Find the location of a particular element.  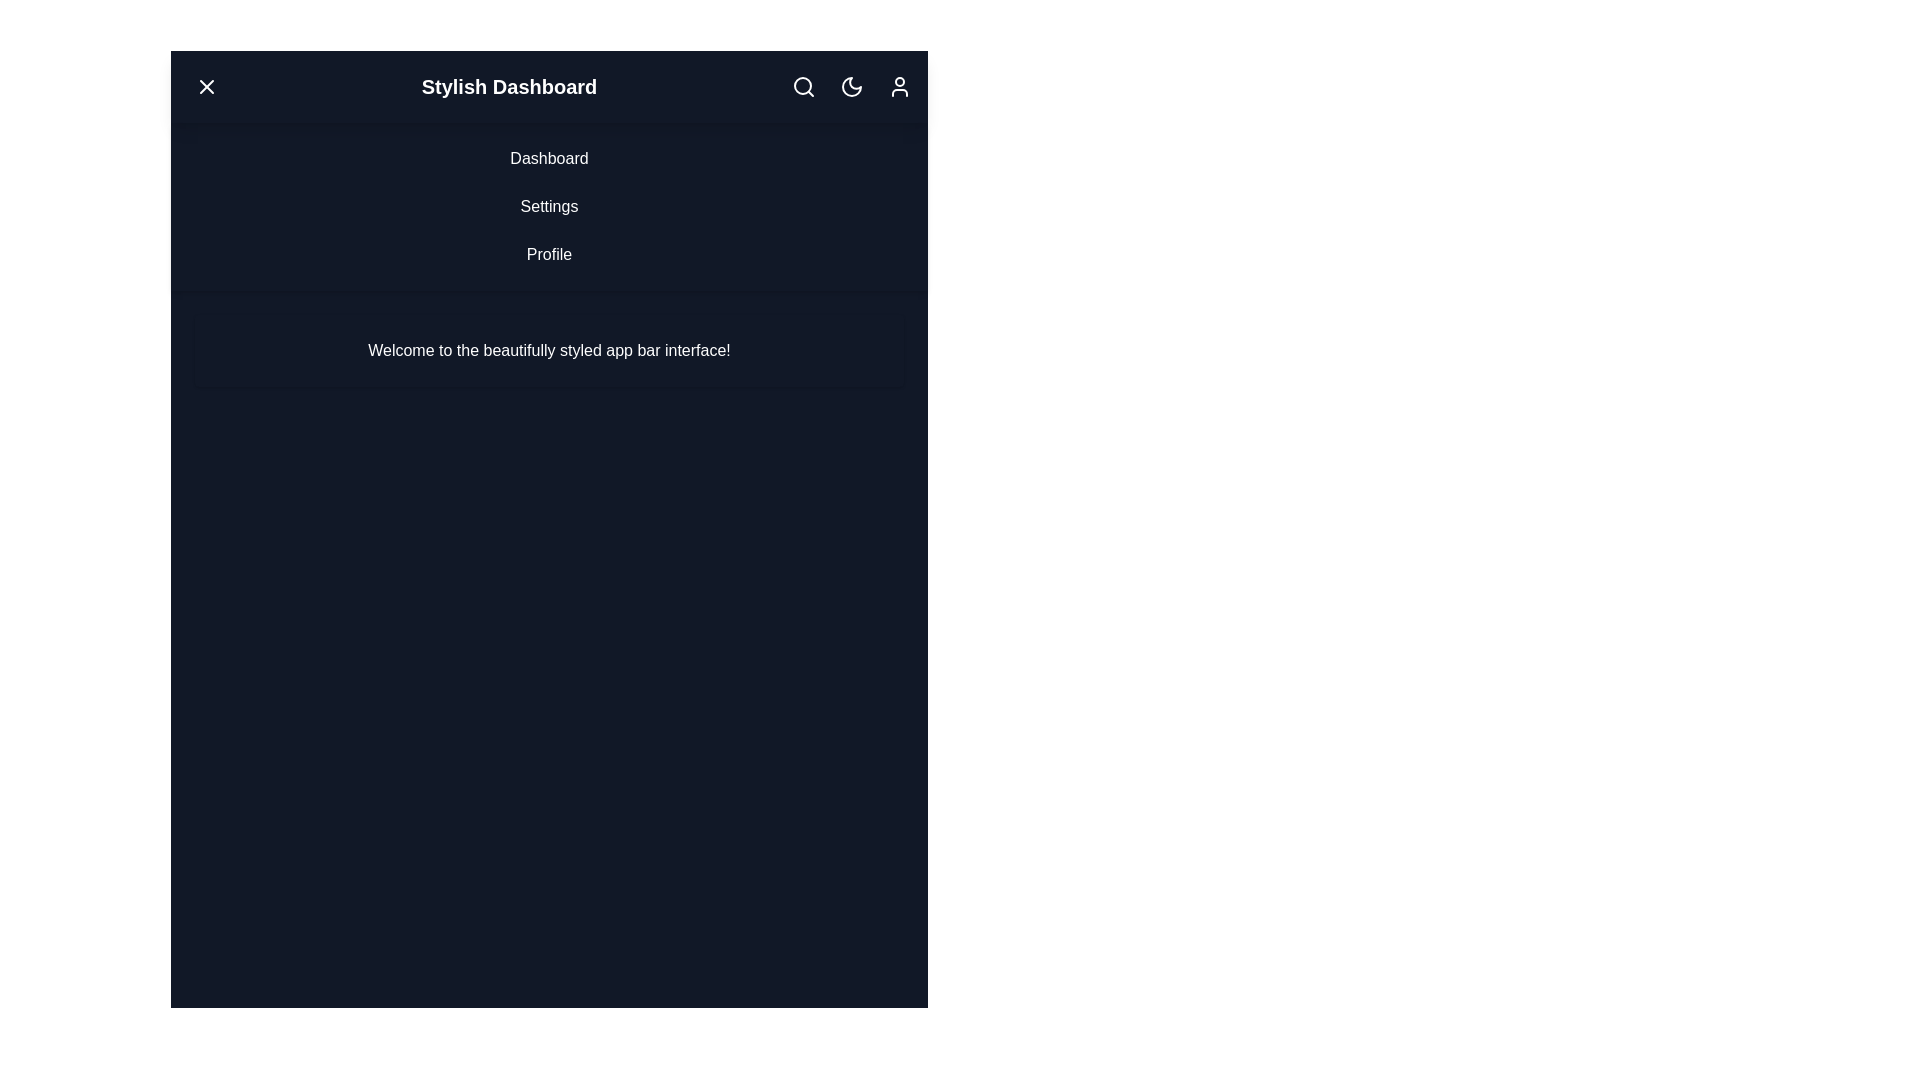

the search icon in the app bar is located at coordinates (803, 86).